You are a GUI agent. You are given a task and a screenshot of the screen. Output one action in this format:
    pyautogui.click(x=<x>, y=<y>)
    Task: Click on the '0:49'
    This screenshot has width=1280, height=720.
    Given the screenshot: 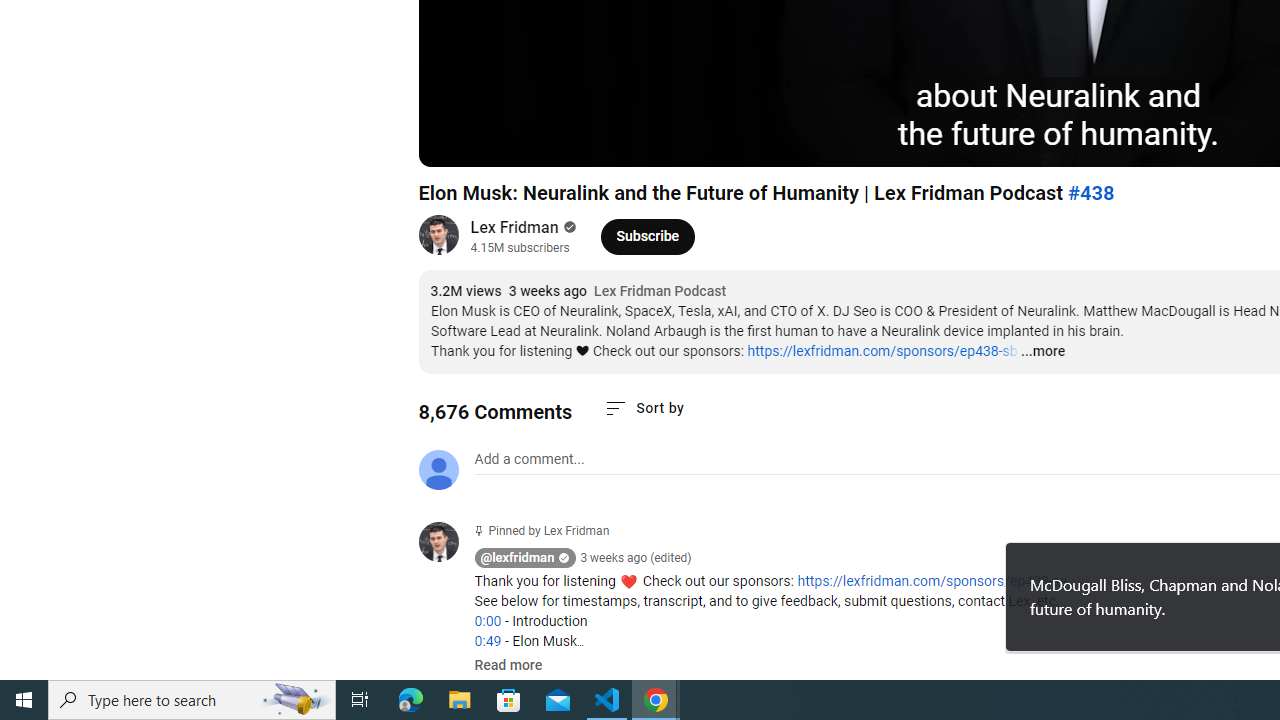 What is the action you would take?
    pyautogui.click(x=487, y=641)
    